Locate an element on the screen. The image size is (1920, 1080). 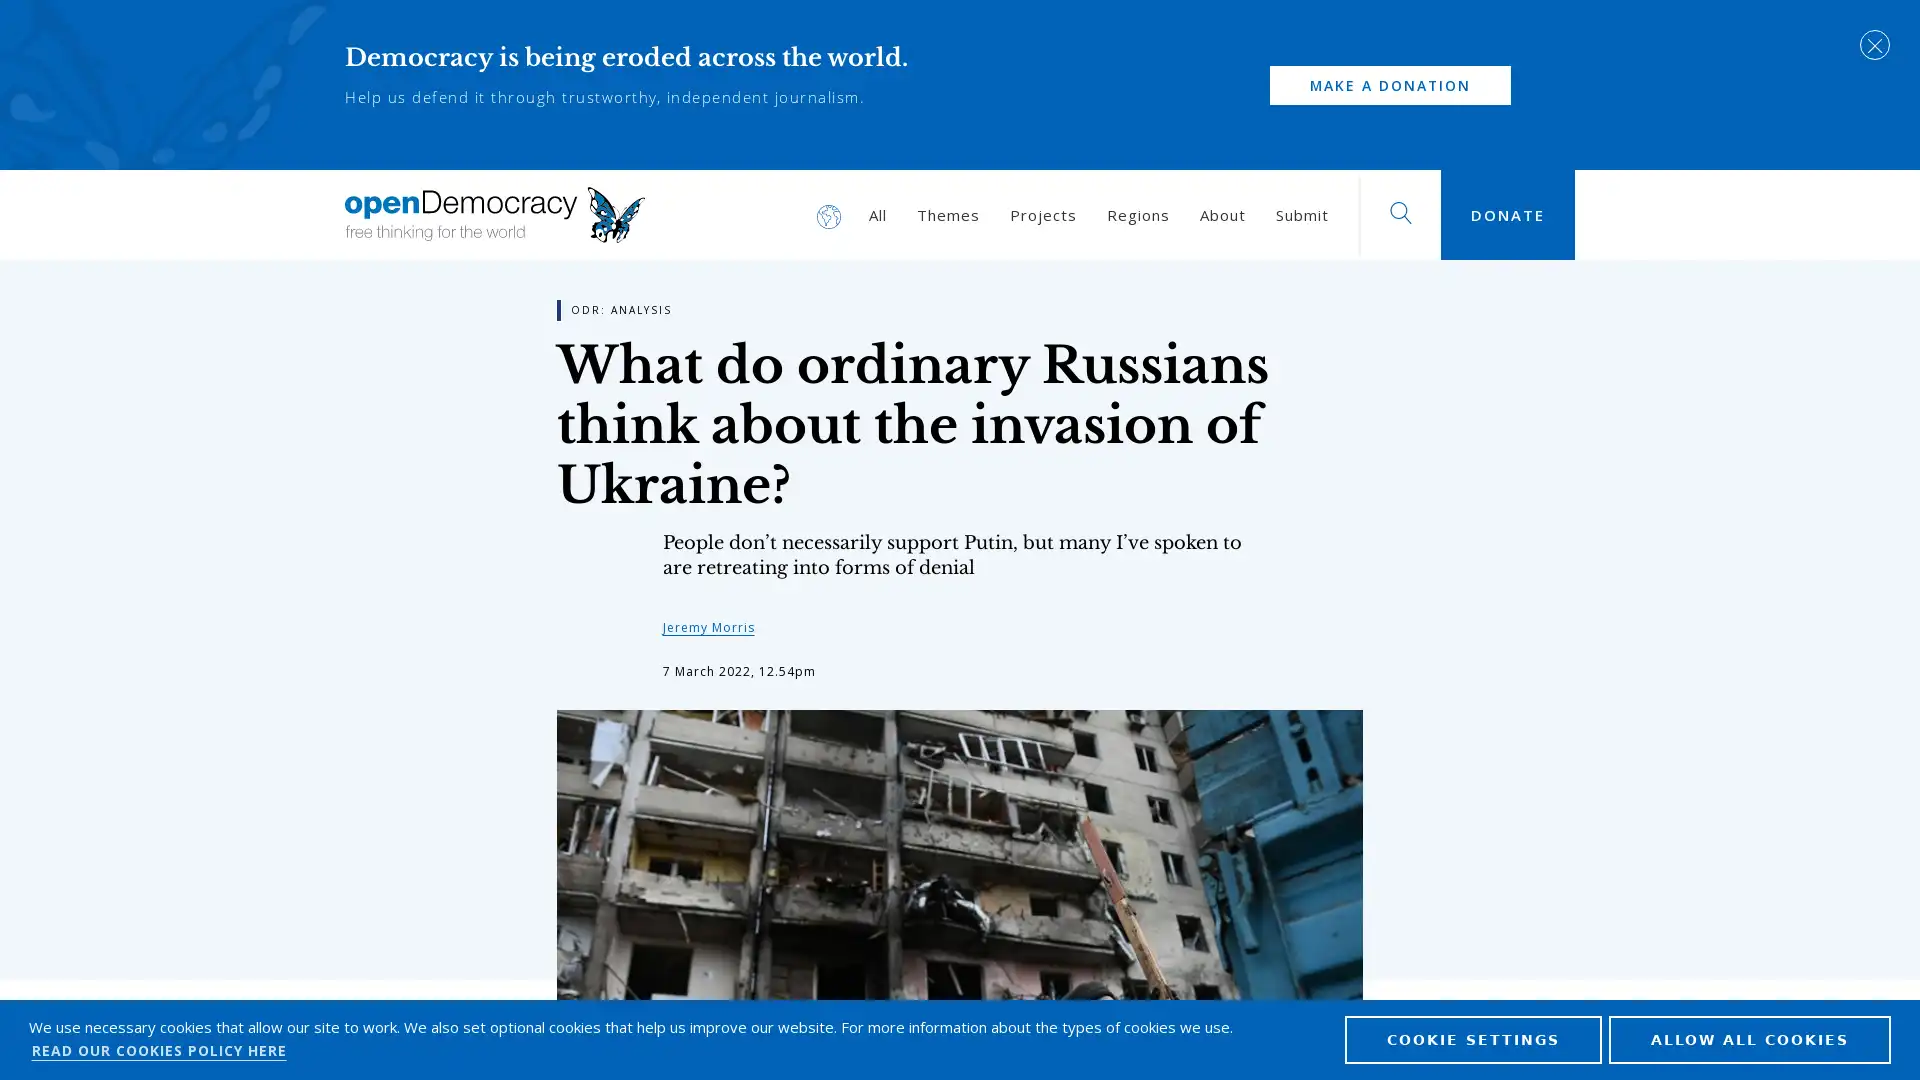
cookie settings is located at coordinates (1473, 1037).